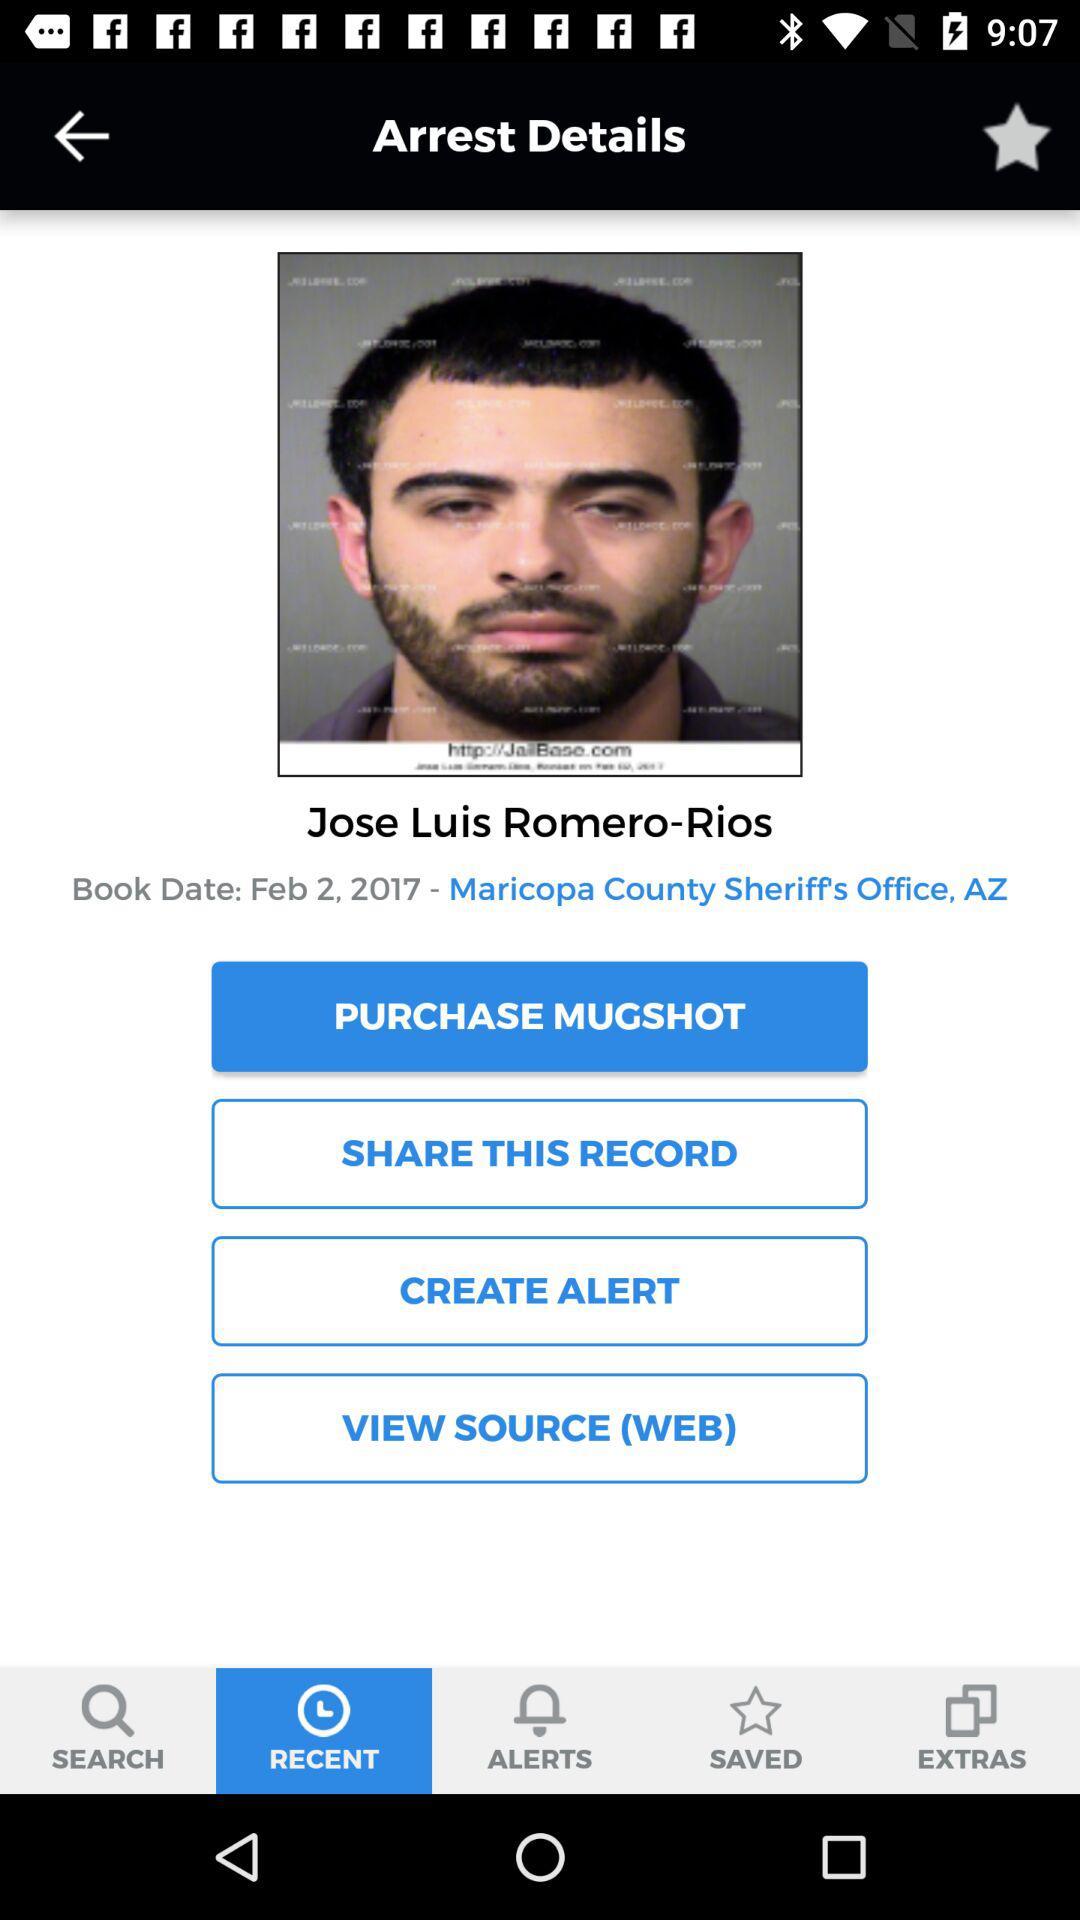 This screenshot has height=1920, width=1080. Describe the element at coordinates (538, 1427) in the screenshot. I see `view source (web) icon` at that location.